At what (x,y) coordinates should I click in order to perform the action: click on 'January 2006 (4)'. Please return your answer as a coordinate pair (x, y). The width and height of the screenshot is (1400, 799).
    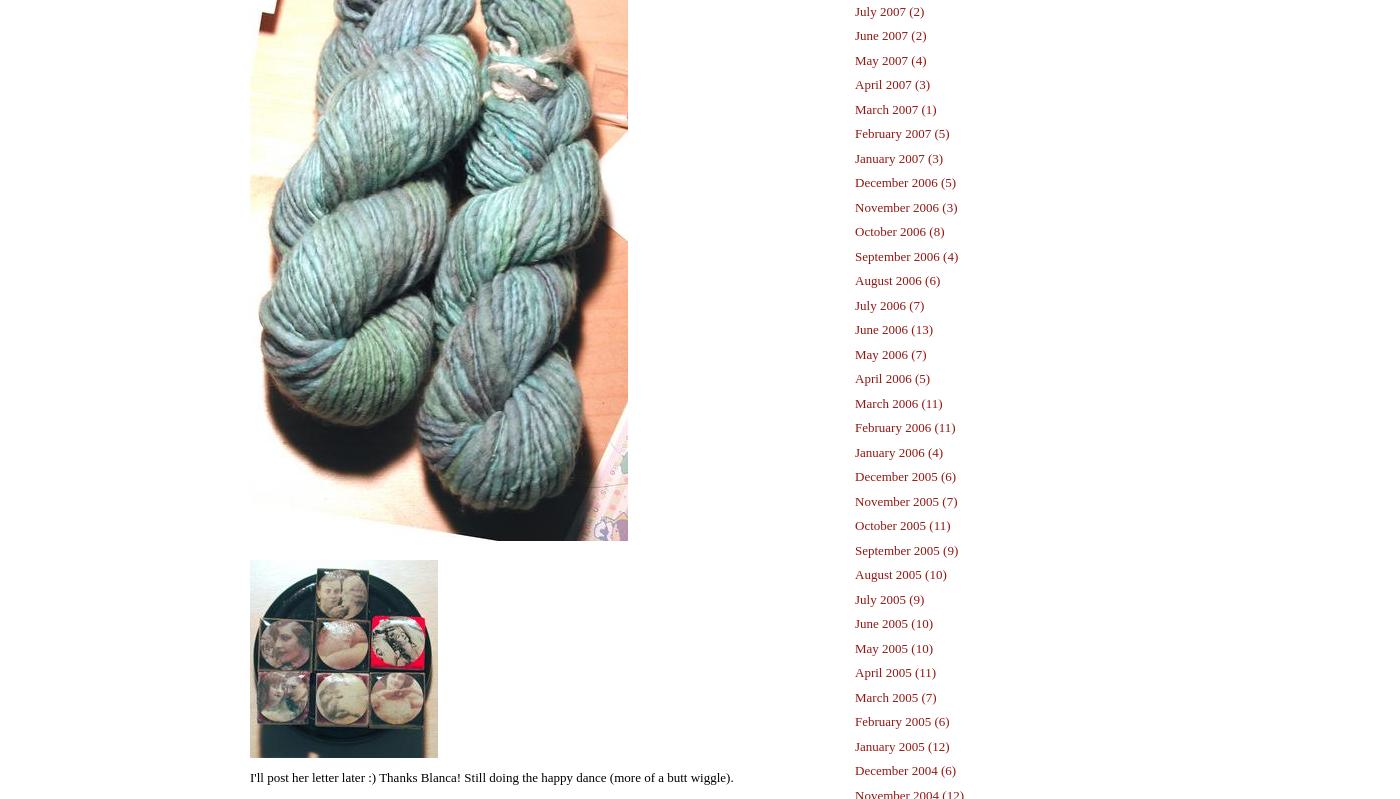
    Looking at the image, I should click on (898, 451).